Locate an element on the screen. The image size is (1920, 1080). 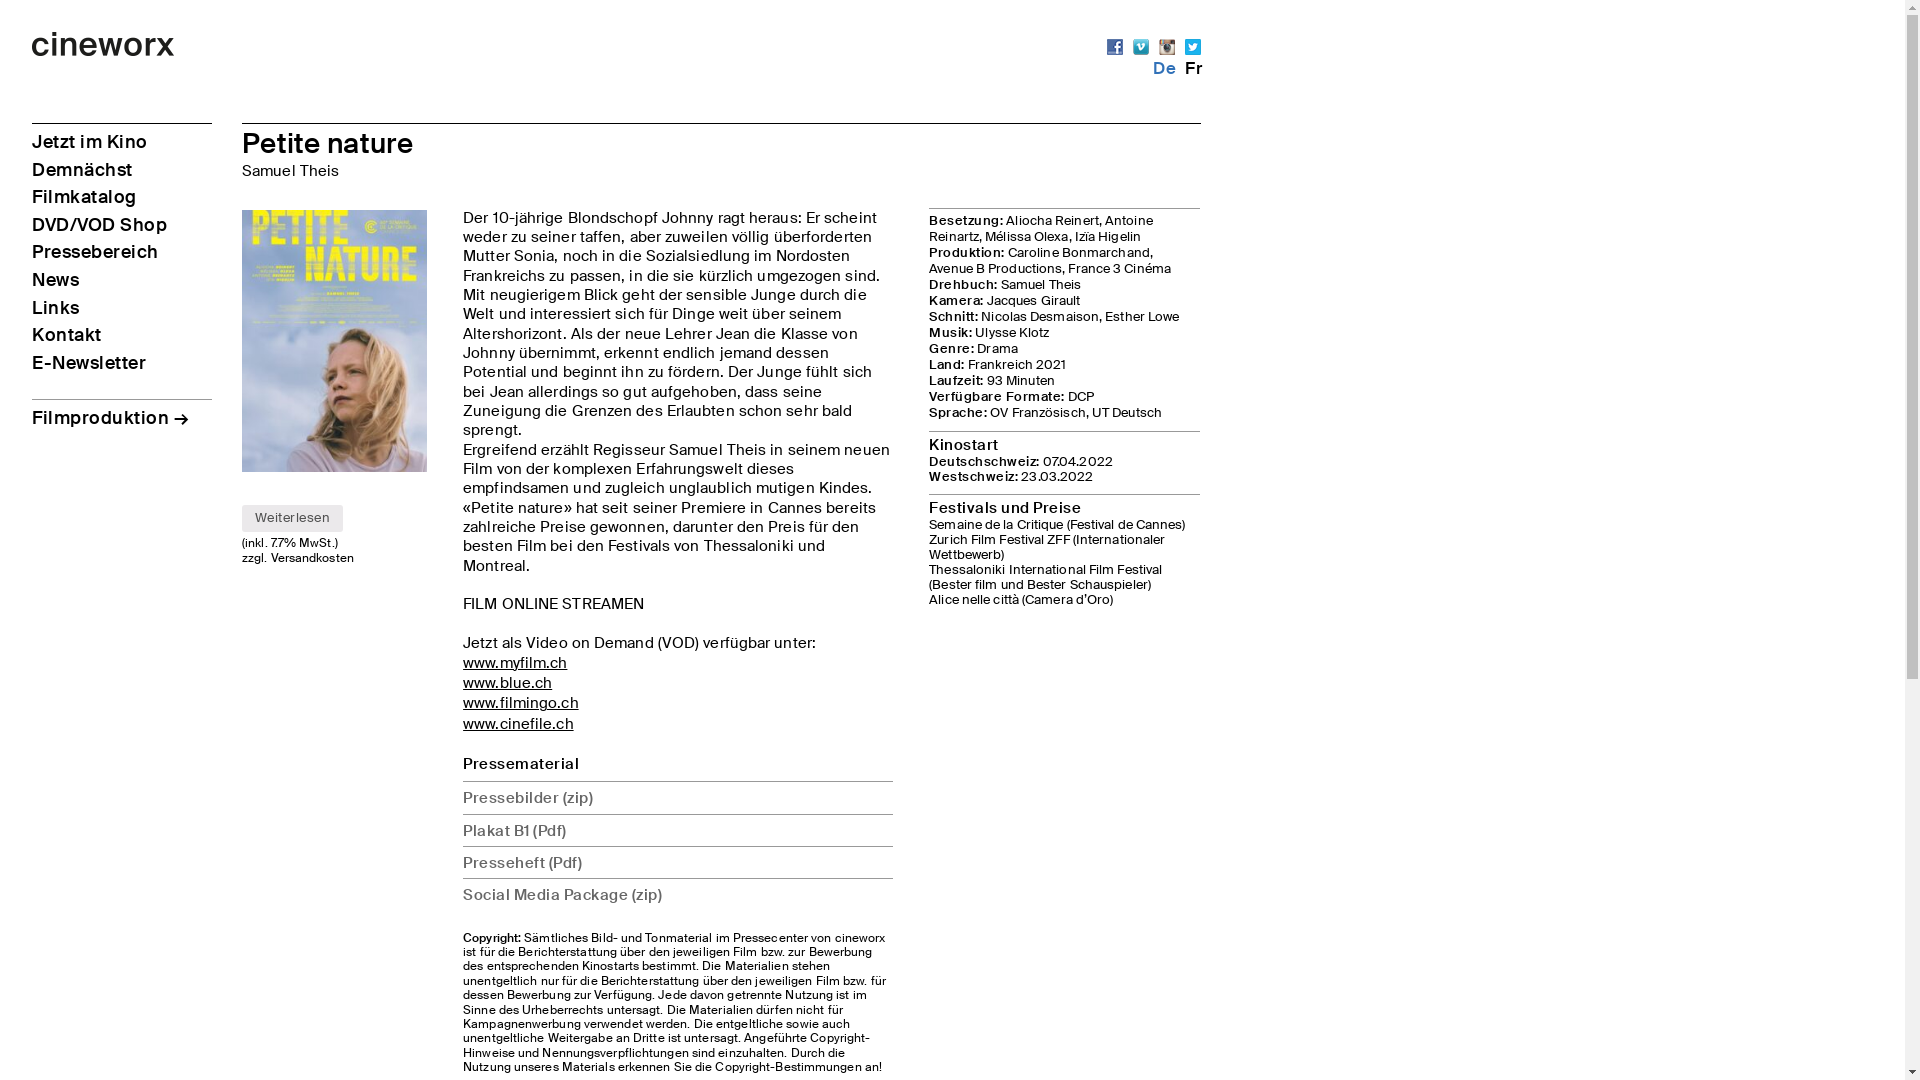
'Skip to content' is located at coordinates (32, 32).